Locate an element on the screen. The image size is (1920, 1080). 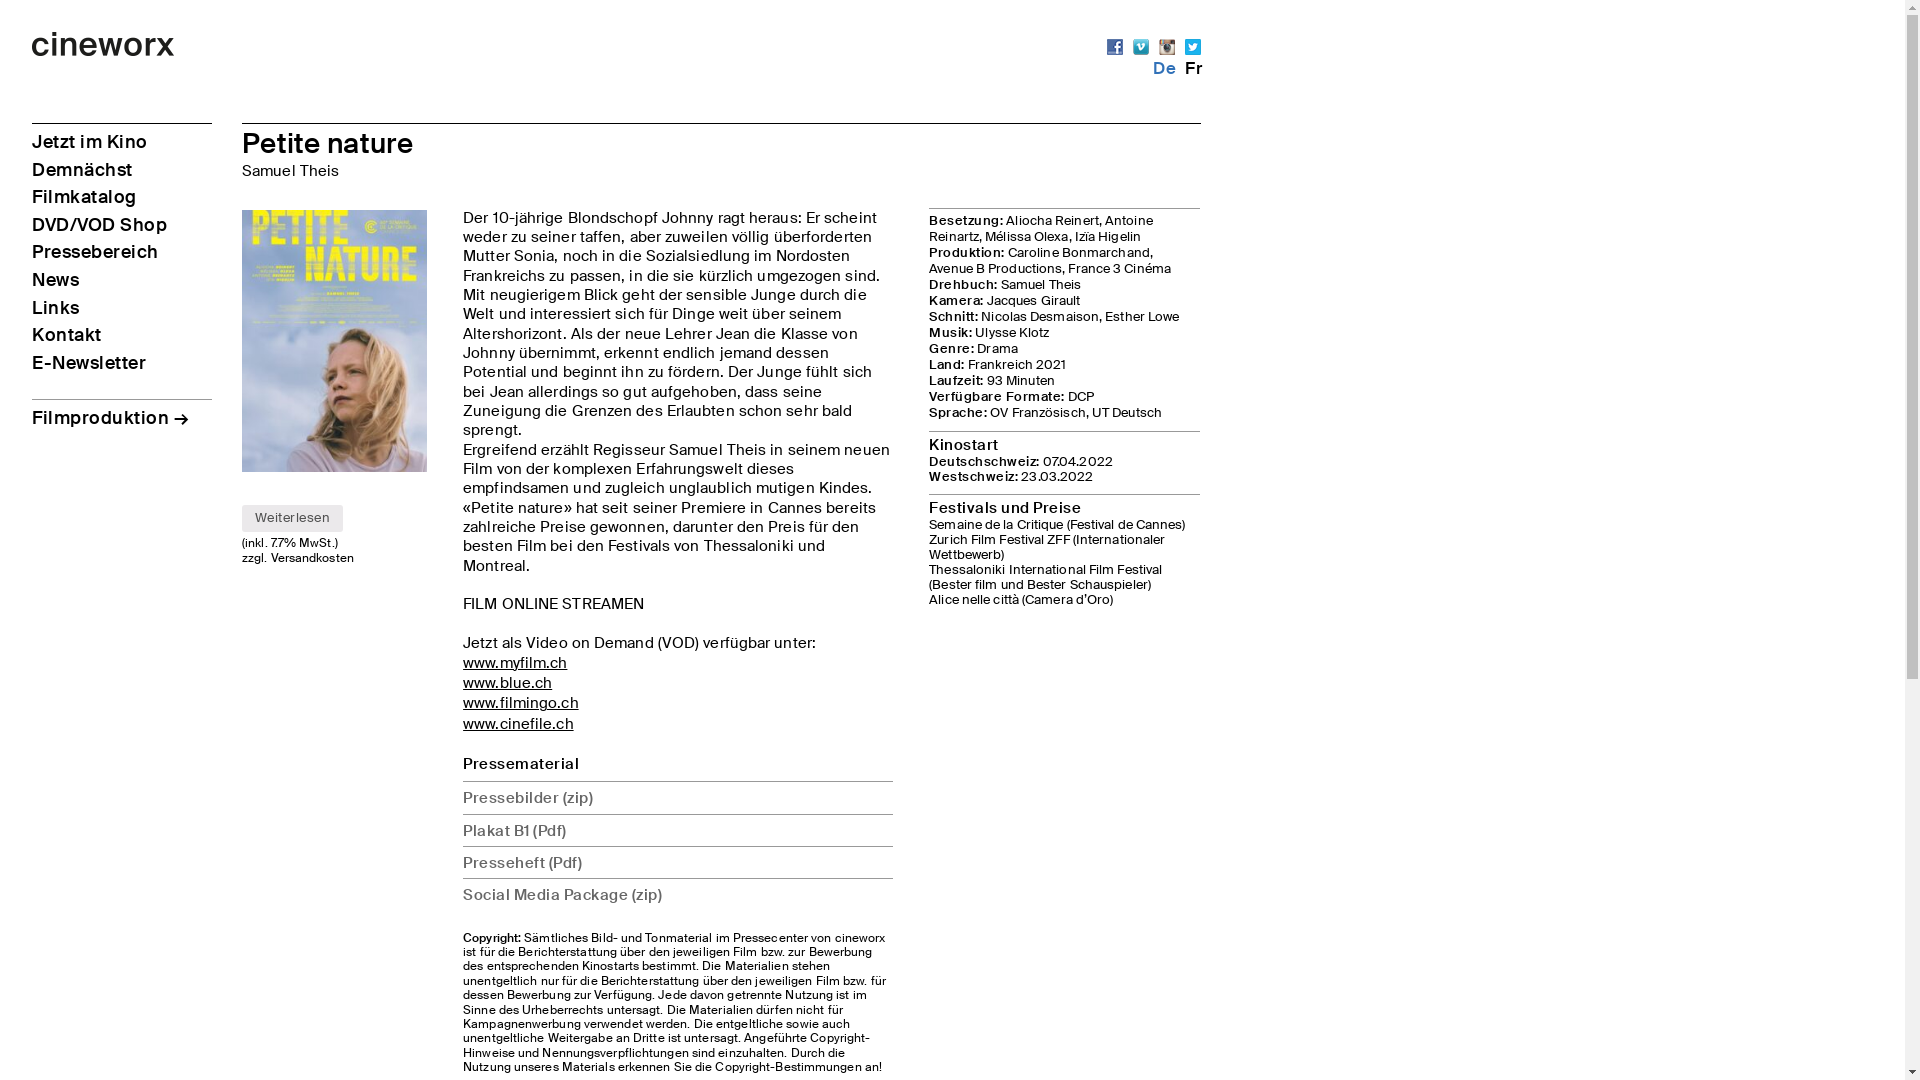
'Skip to content' is located at coordinates (32, 32).